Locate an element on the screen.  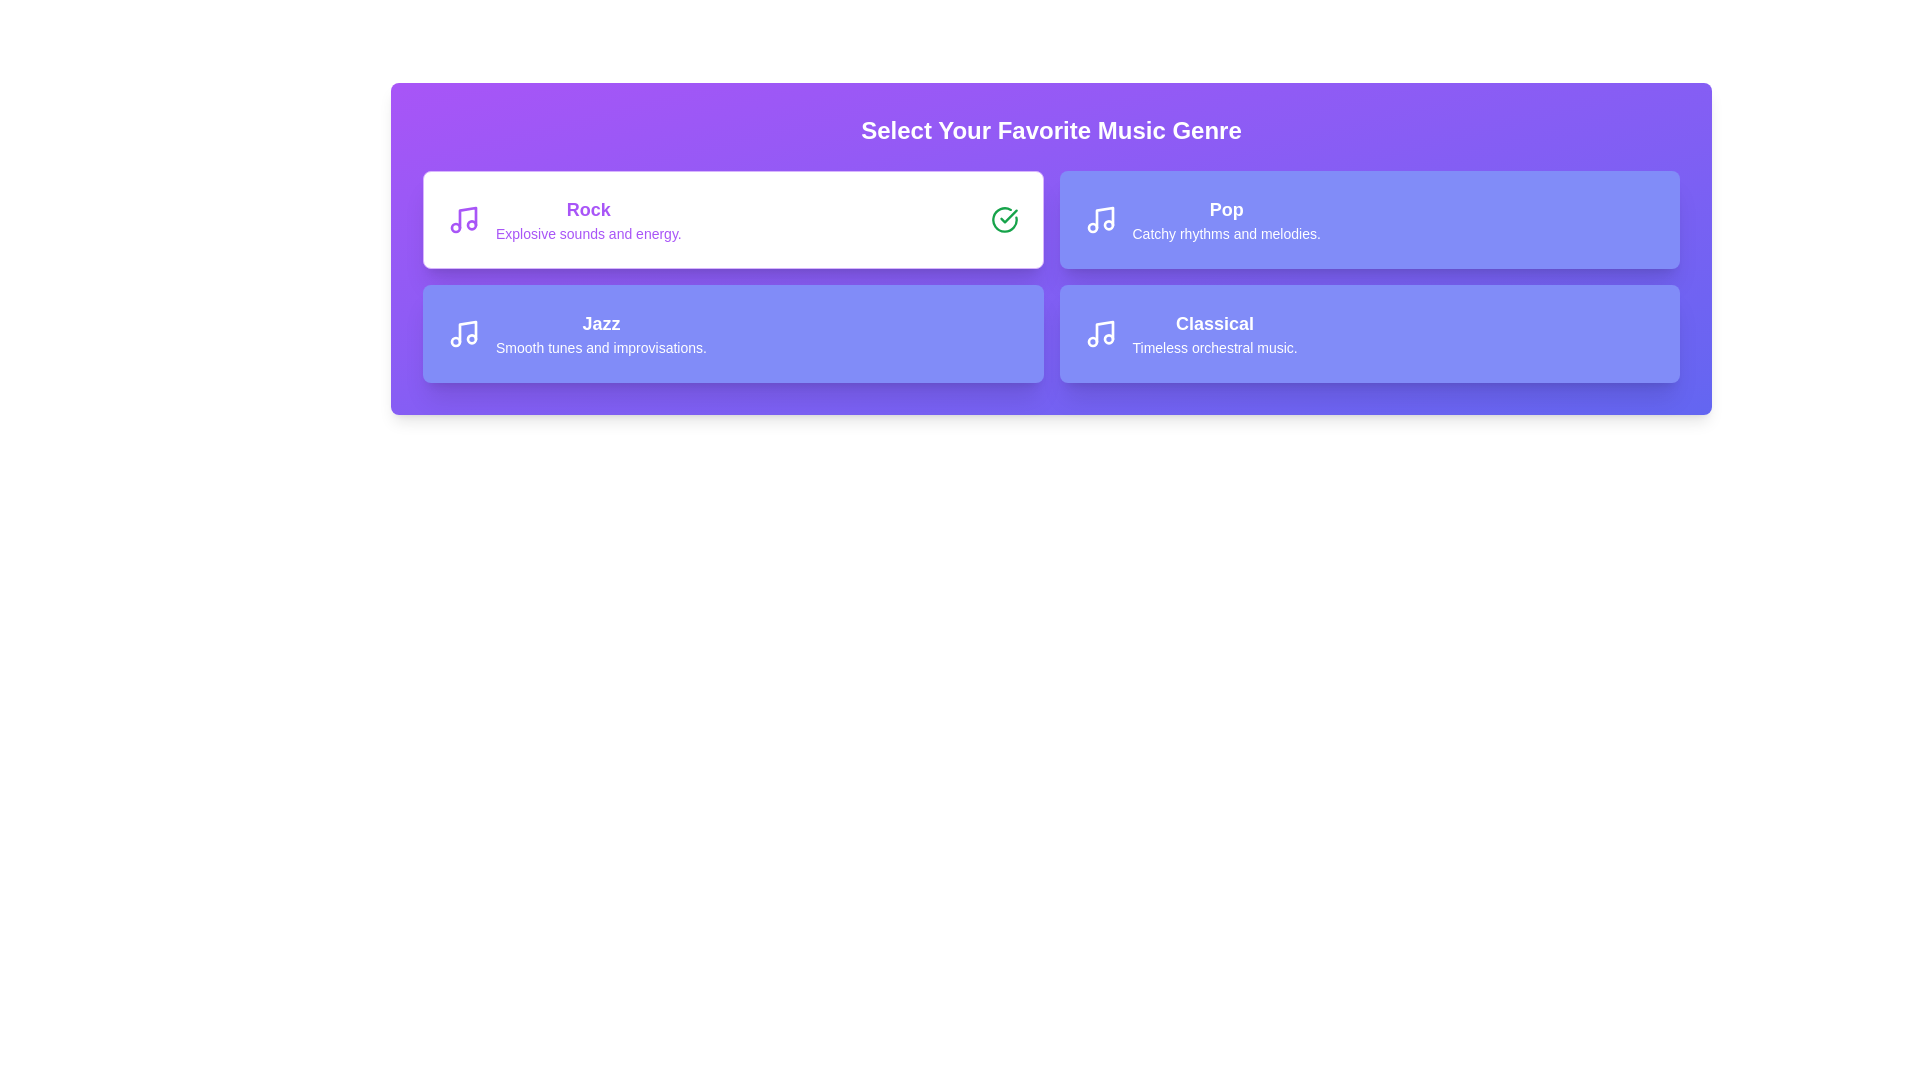
text from the heading element that serves as the title for the music genre selection, positioned at the top of the view is located at coordinates (1050, 131).